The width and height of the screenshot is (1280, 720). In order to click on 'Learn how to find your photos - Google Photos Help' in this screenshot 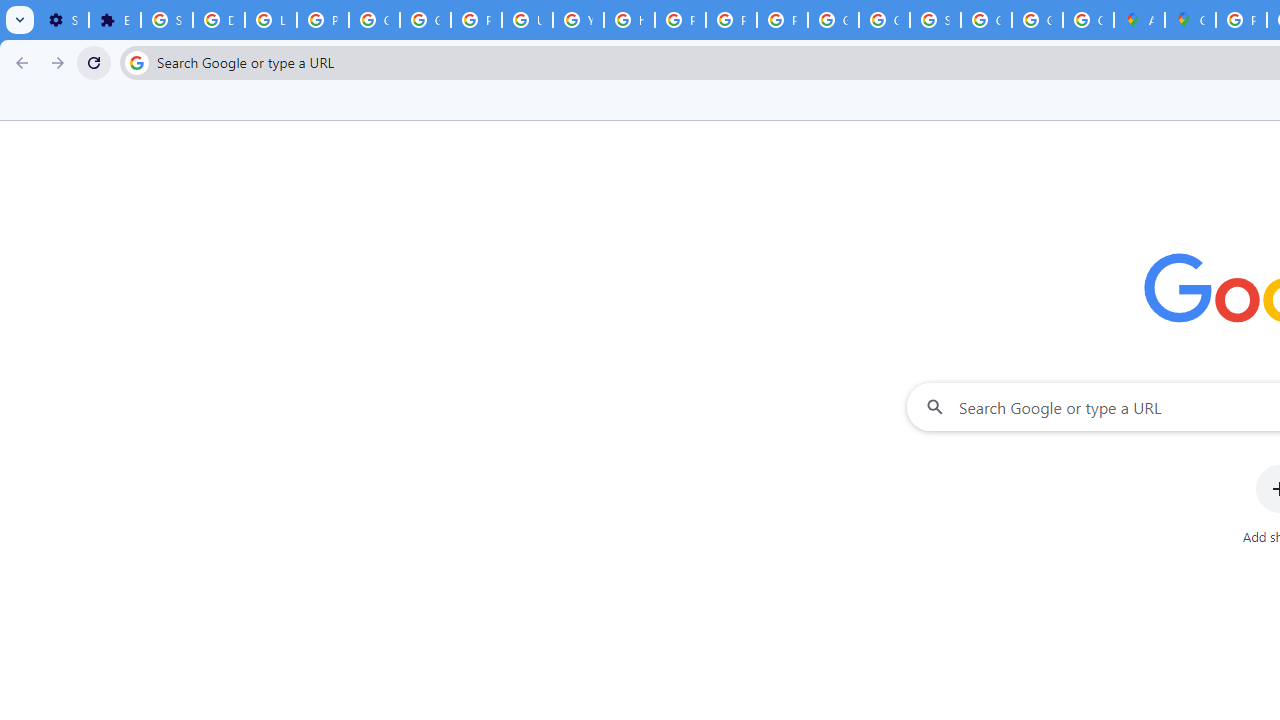, I will do `click(269, 20)`.